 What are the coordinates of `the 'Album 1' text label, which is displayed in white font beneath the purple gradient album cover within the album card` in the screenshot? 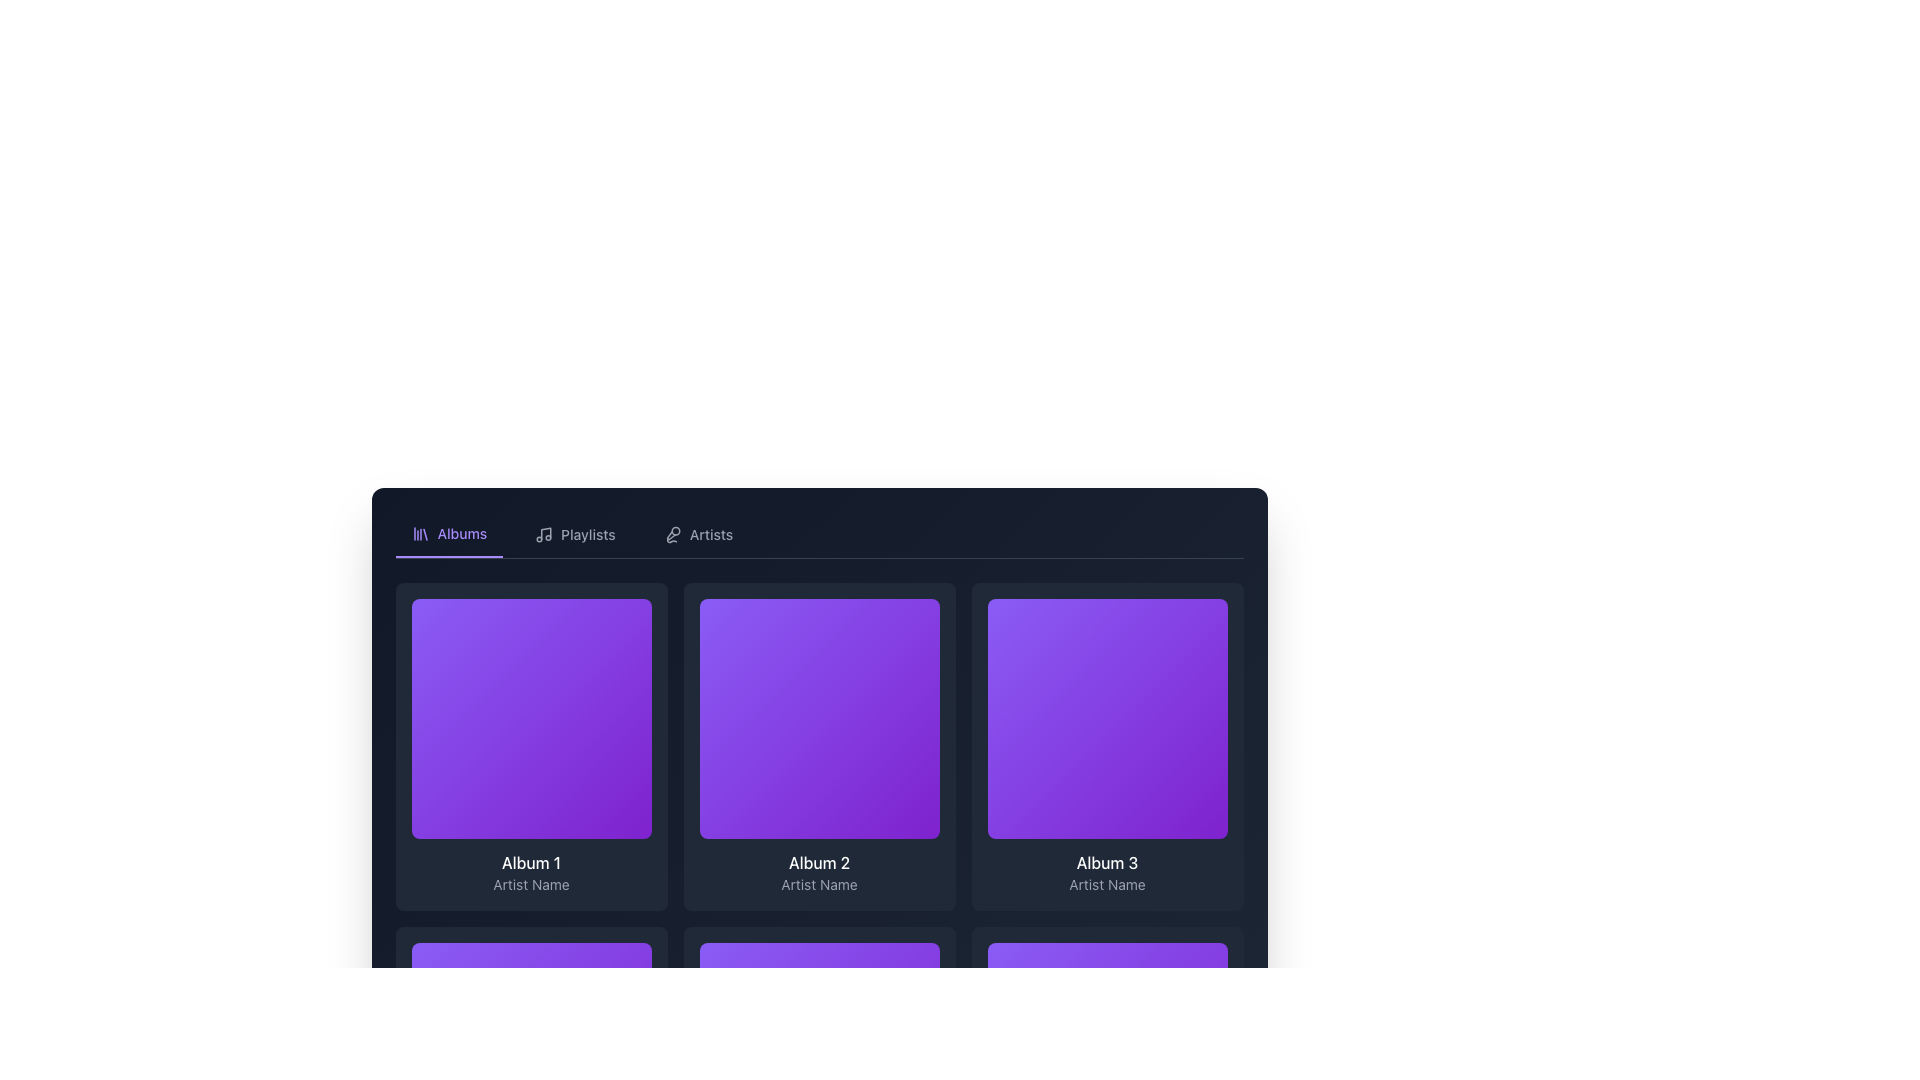 It's located at (531, 862).